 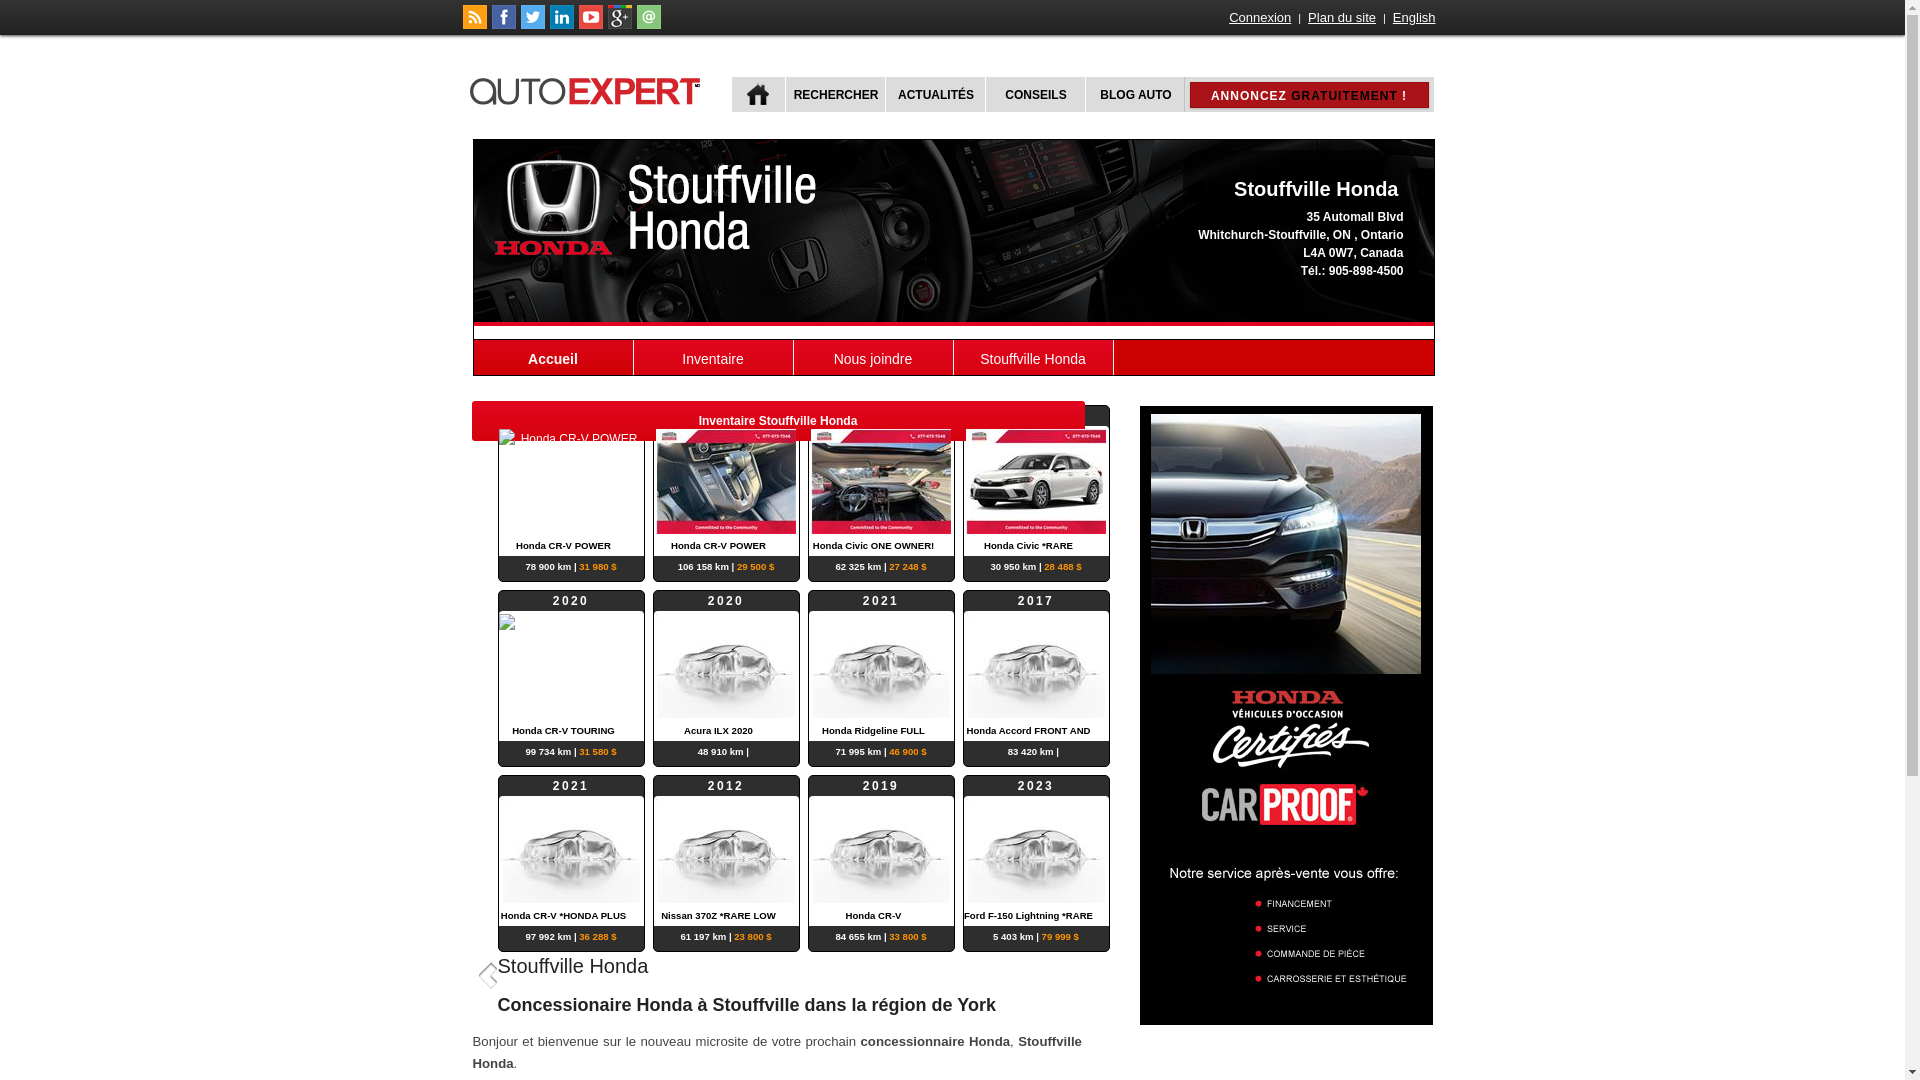 What do you see at coordinates (553, 356) in the screenshot?
I see `'Accueil'` at bounding box center [553, 356].